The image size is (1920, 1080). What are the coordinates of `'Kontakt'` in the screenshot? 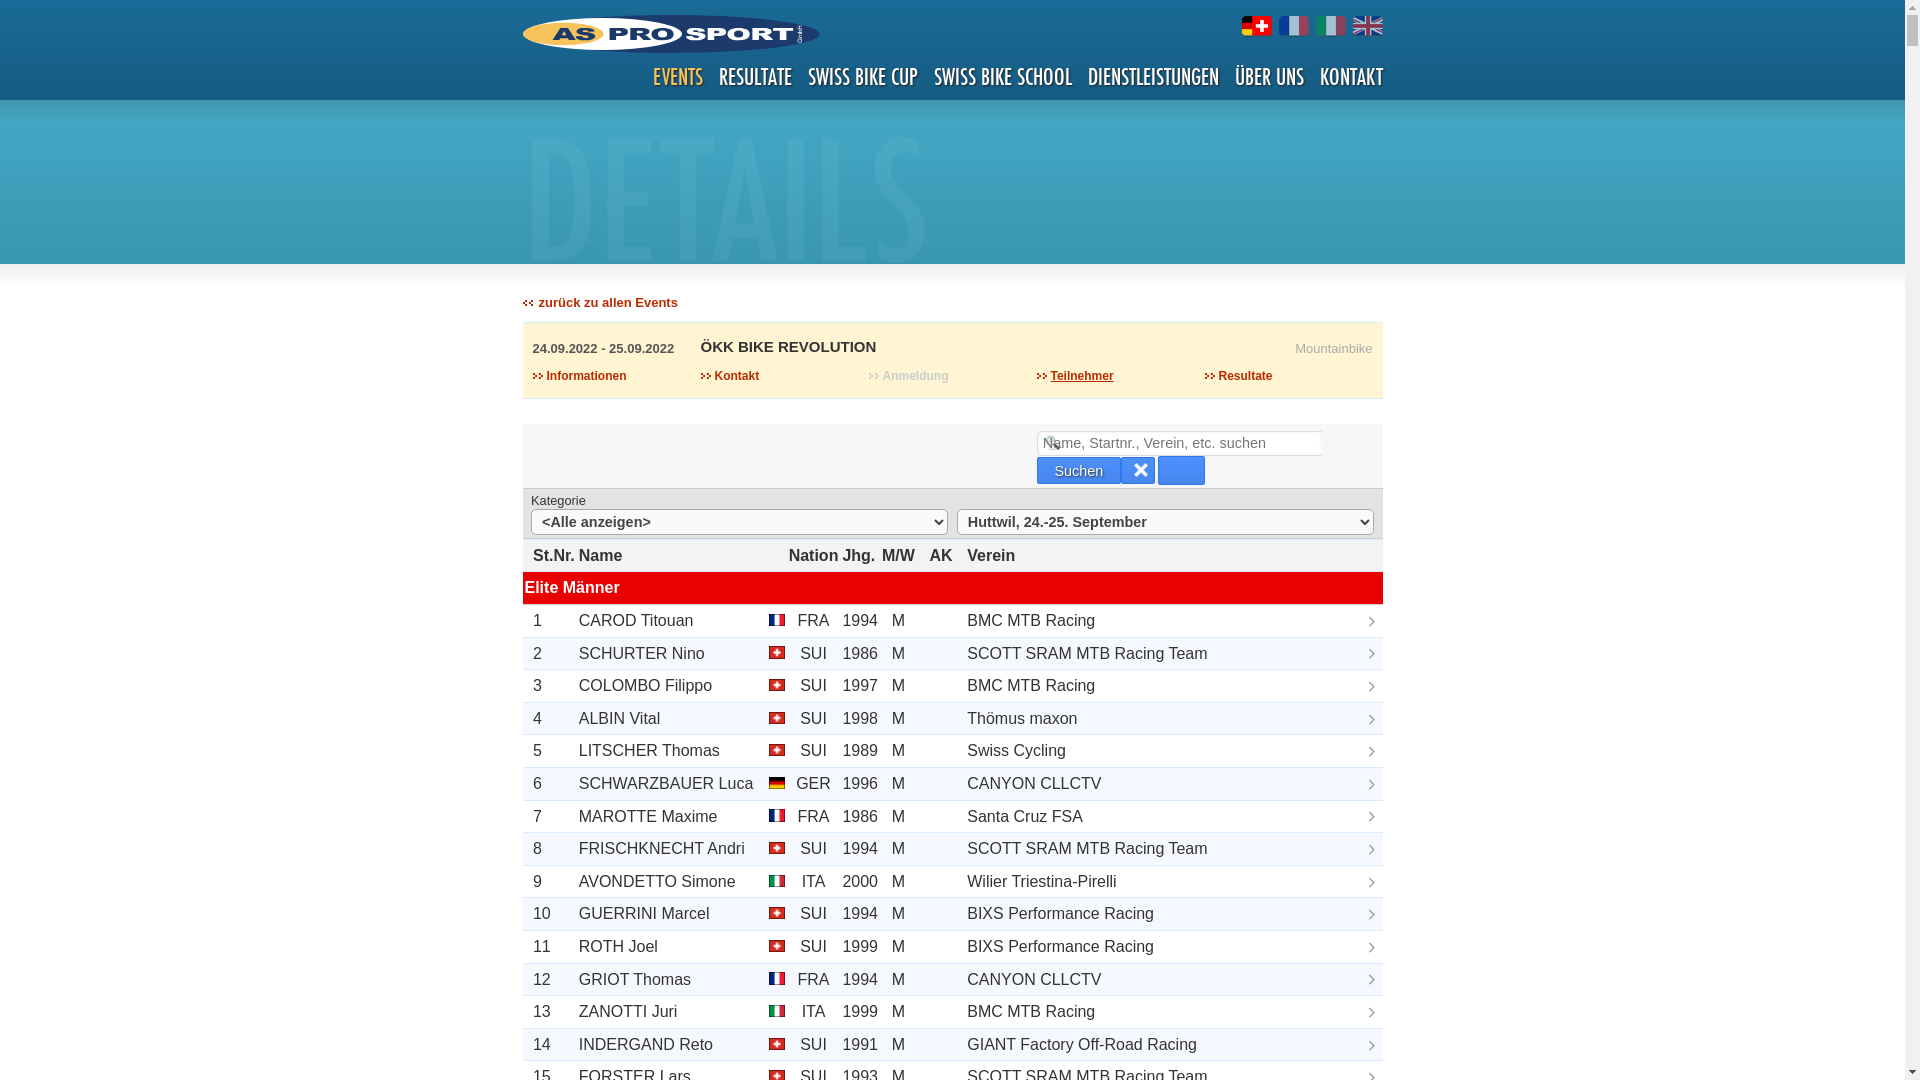 It's located at (700, 375).